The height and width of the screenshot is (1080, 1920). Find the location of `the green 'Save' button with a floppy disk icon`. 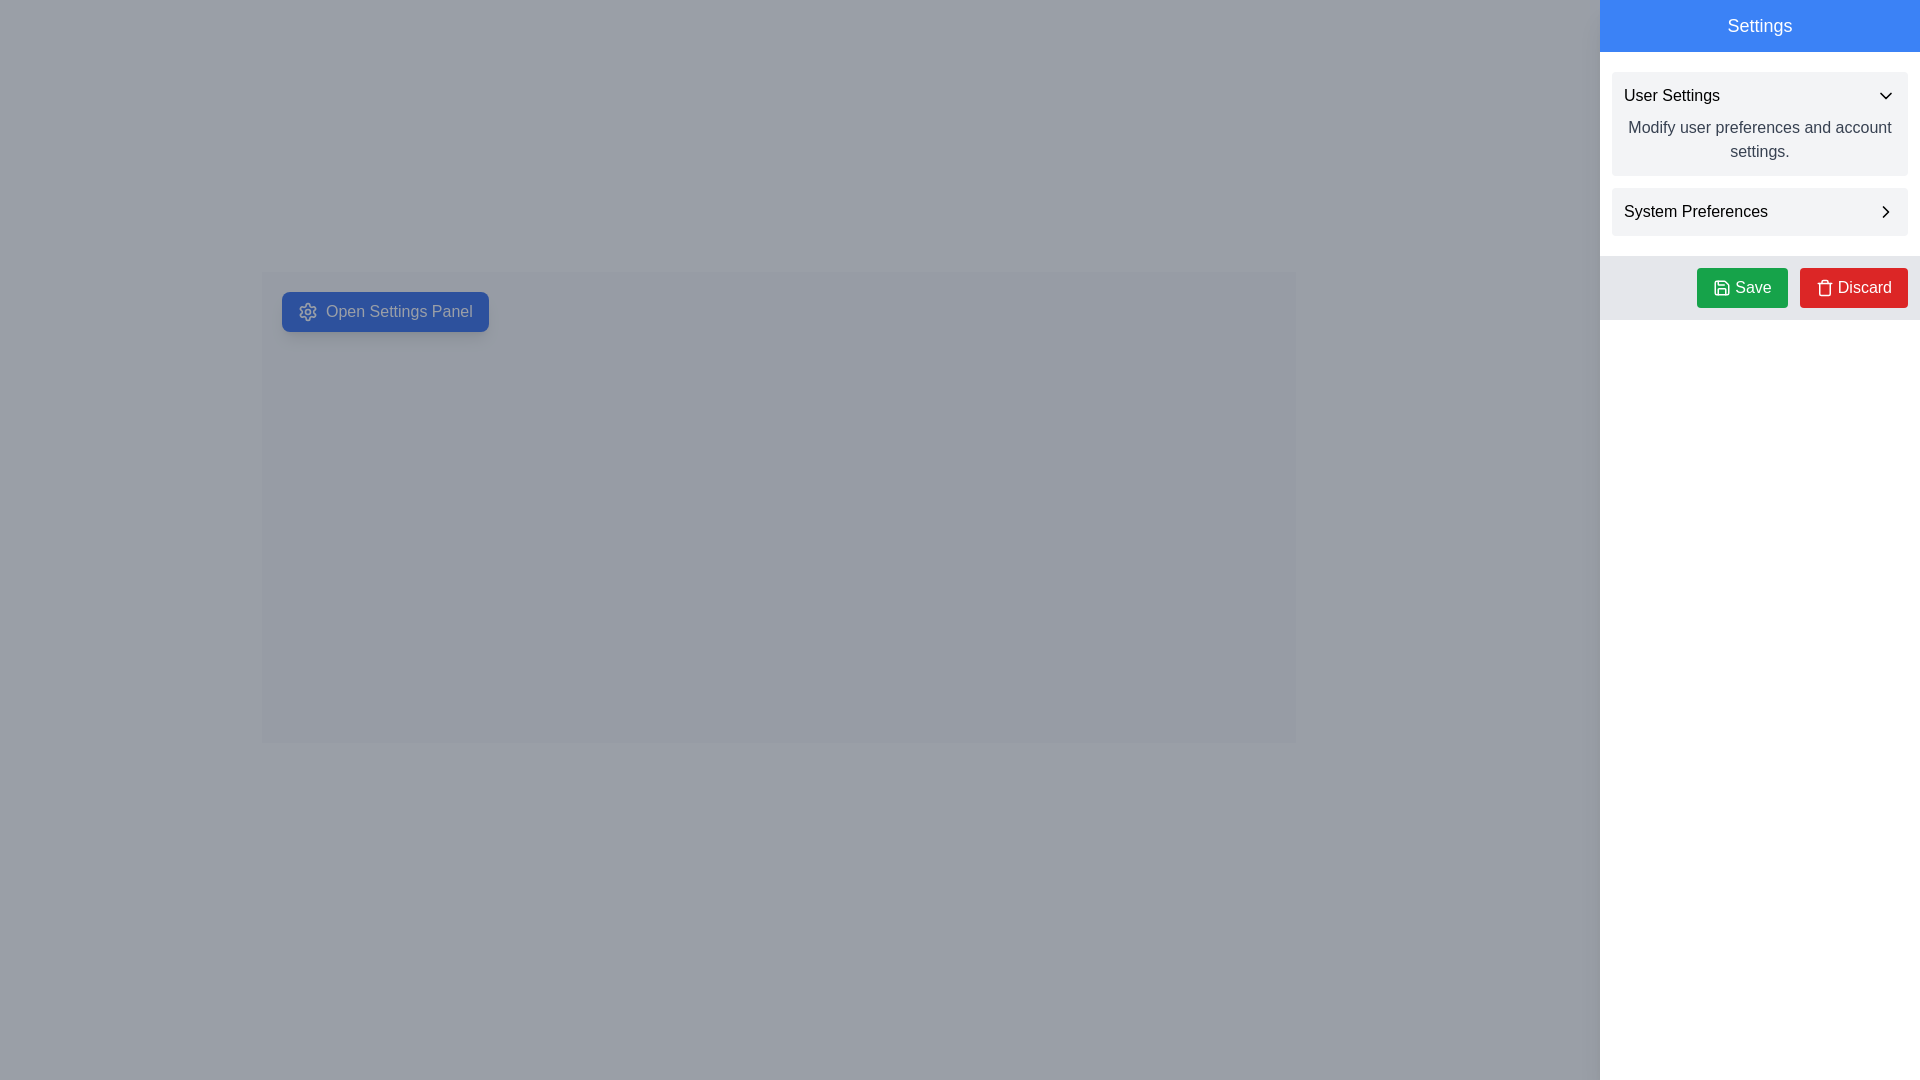

the green 'Save' button with a floppy disk icon is located at coordinates (1741, 288).